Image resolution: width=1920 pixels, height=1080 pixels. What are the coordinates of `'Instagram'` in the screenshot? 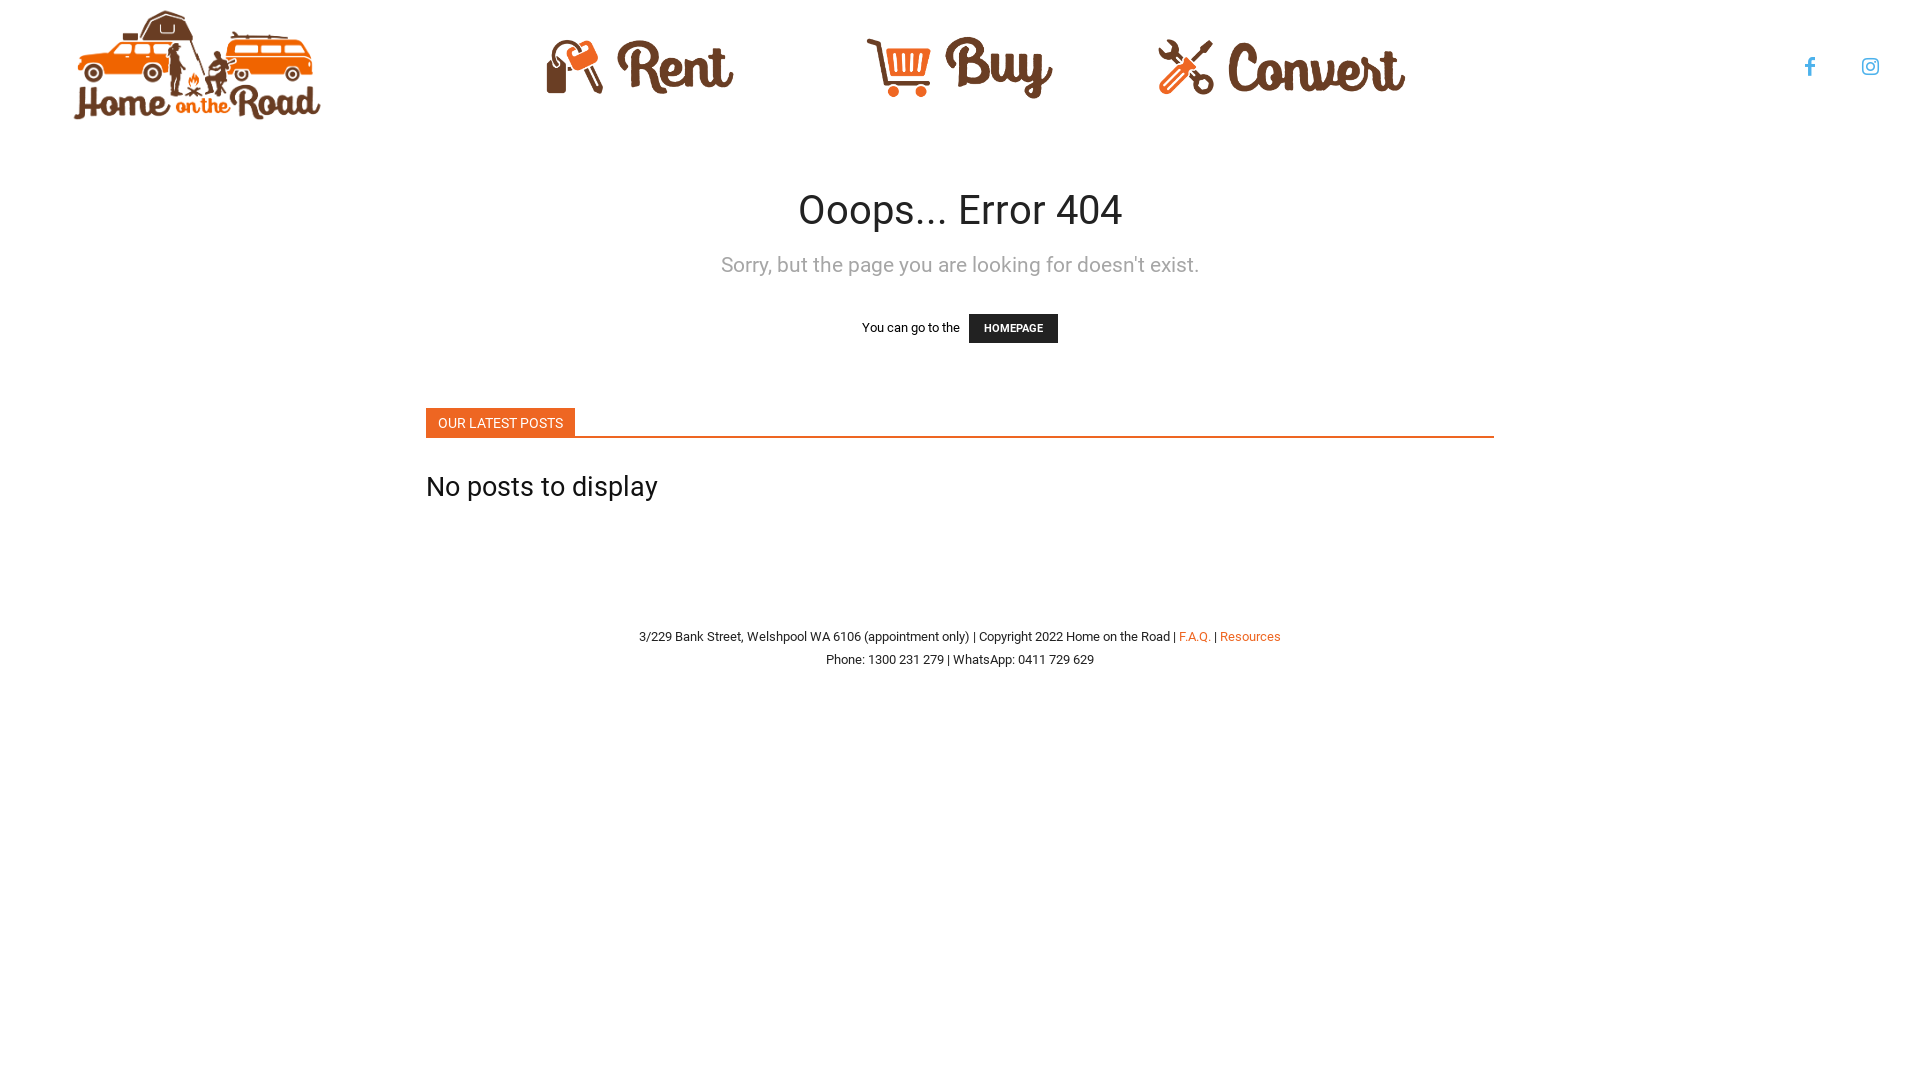 It's located at (1869, 67).